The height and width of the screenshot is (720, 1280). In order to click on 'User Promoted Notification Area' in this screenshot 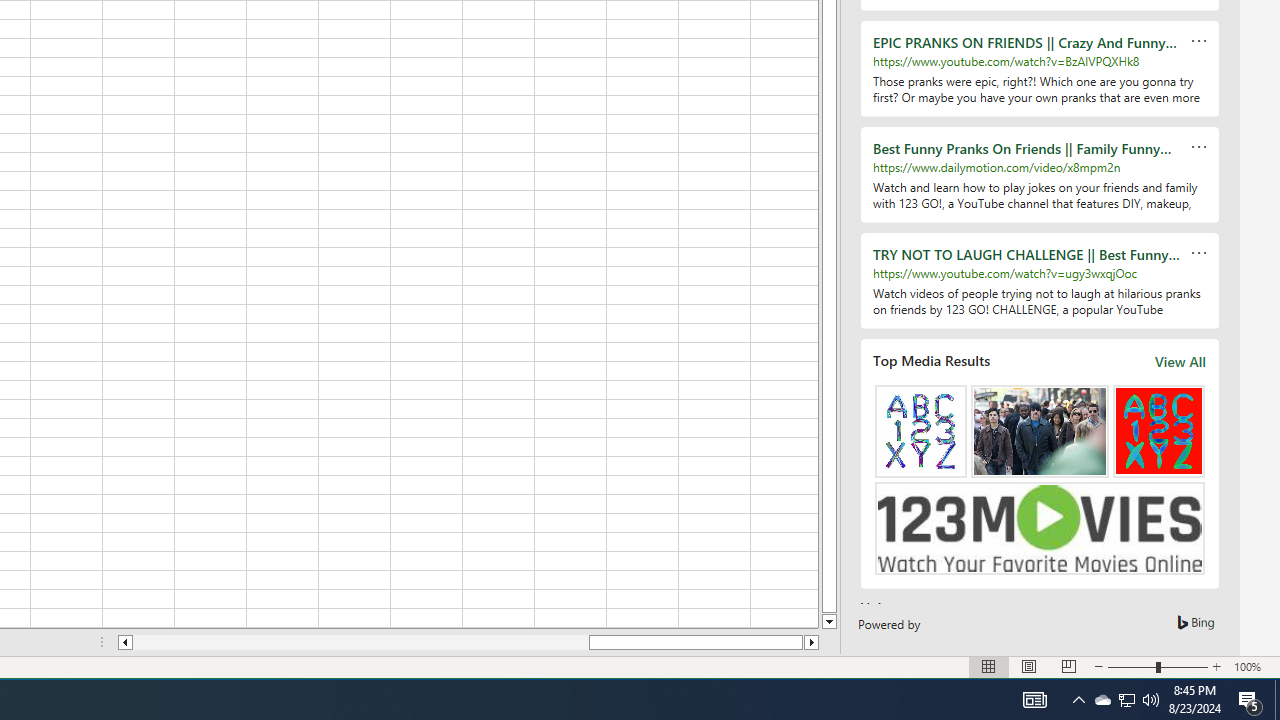, I will do `click(1127, 698)`.